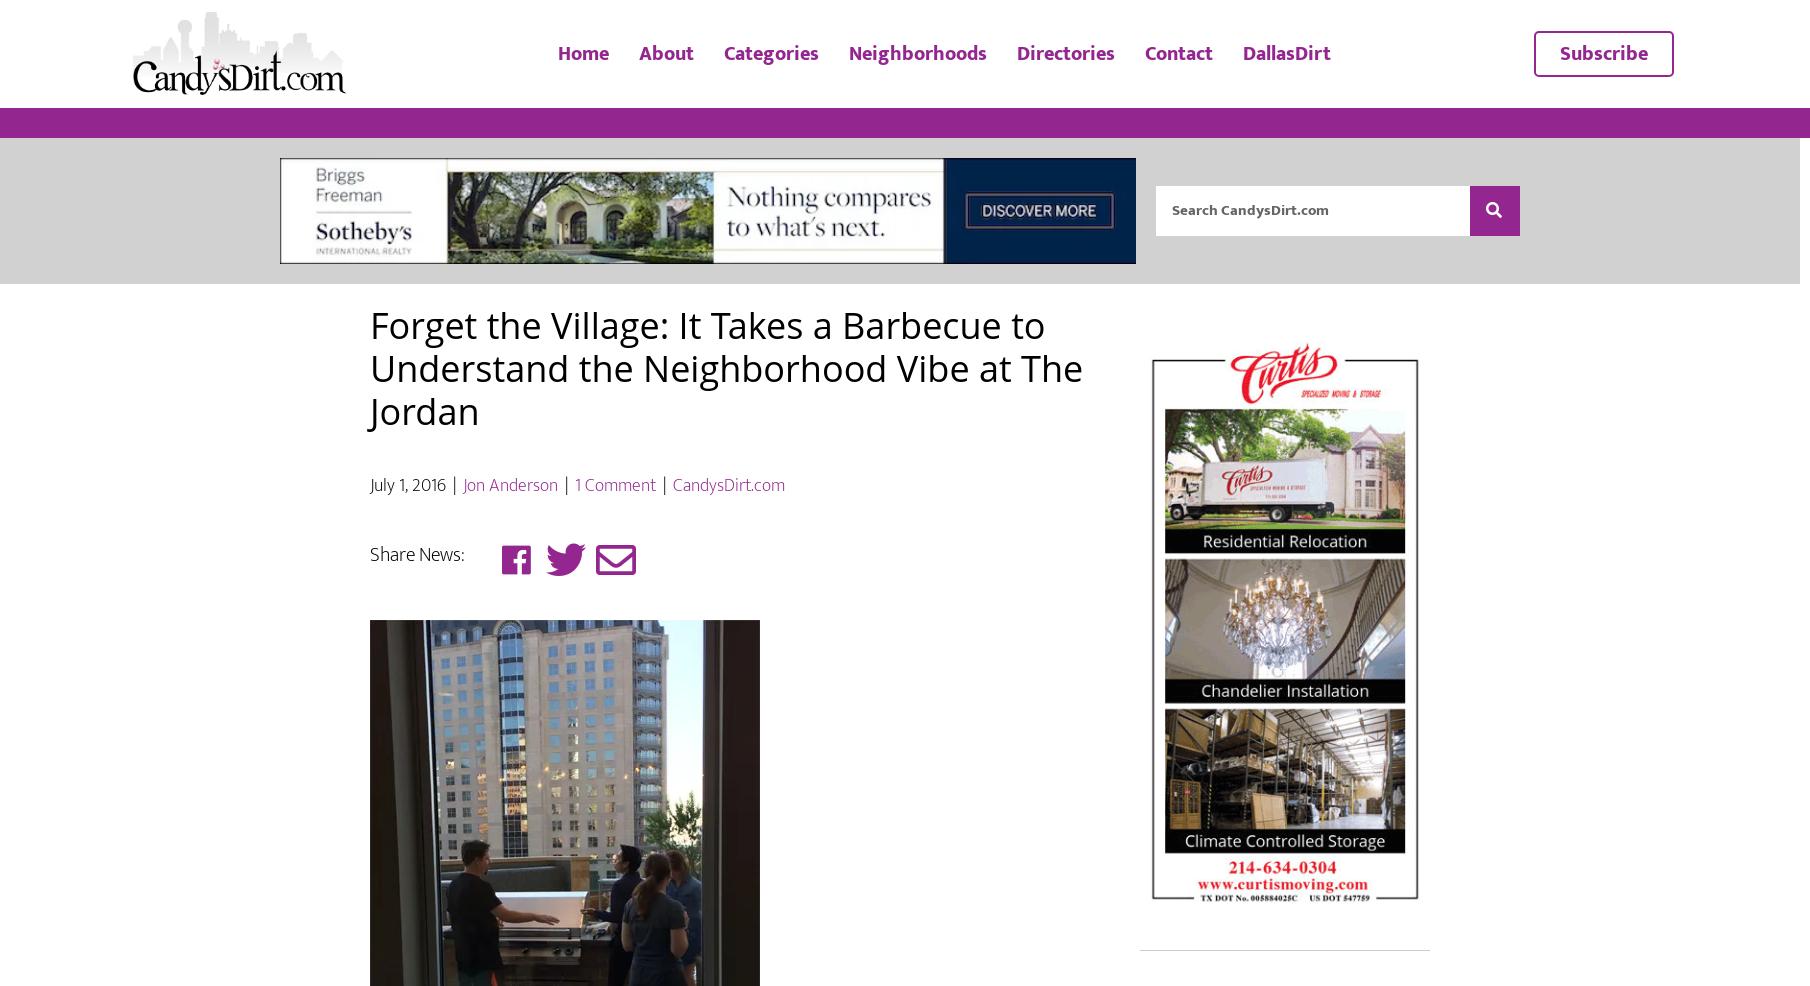 The height and width of the screenshot is (986, 1810). Describe the element at coordinates (369, 425) in the screenshot. I see `'Forget the Village: It Takes a Barbecue to Understand the Neighborhood Vibe at The Jordan'` at that location.